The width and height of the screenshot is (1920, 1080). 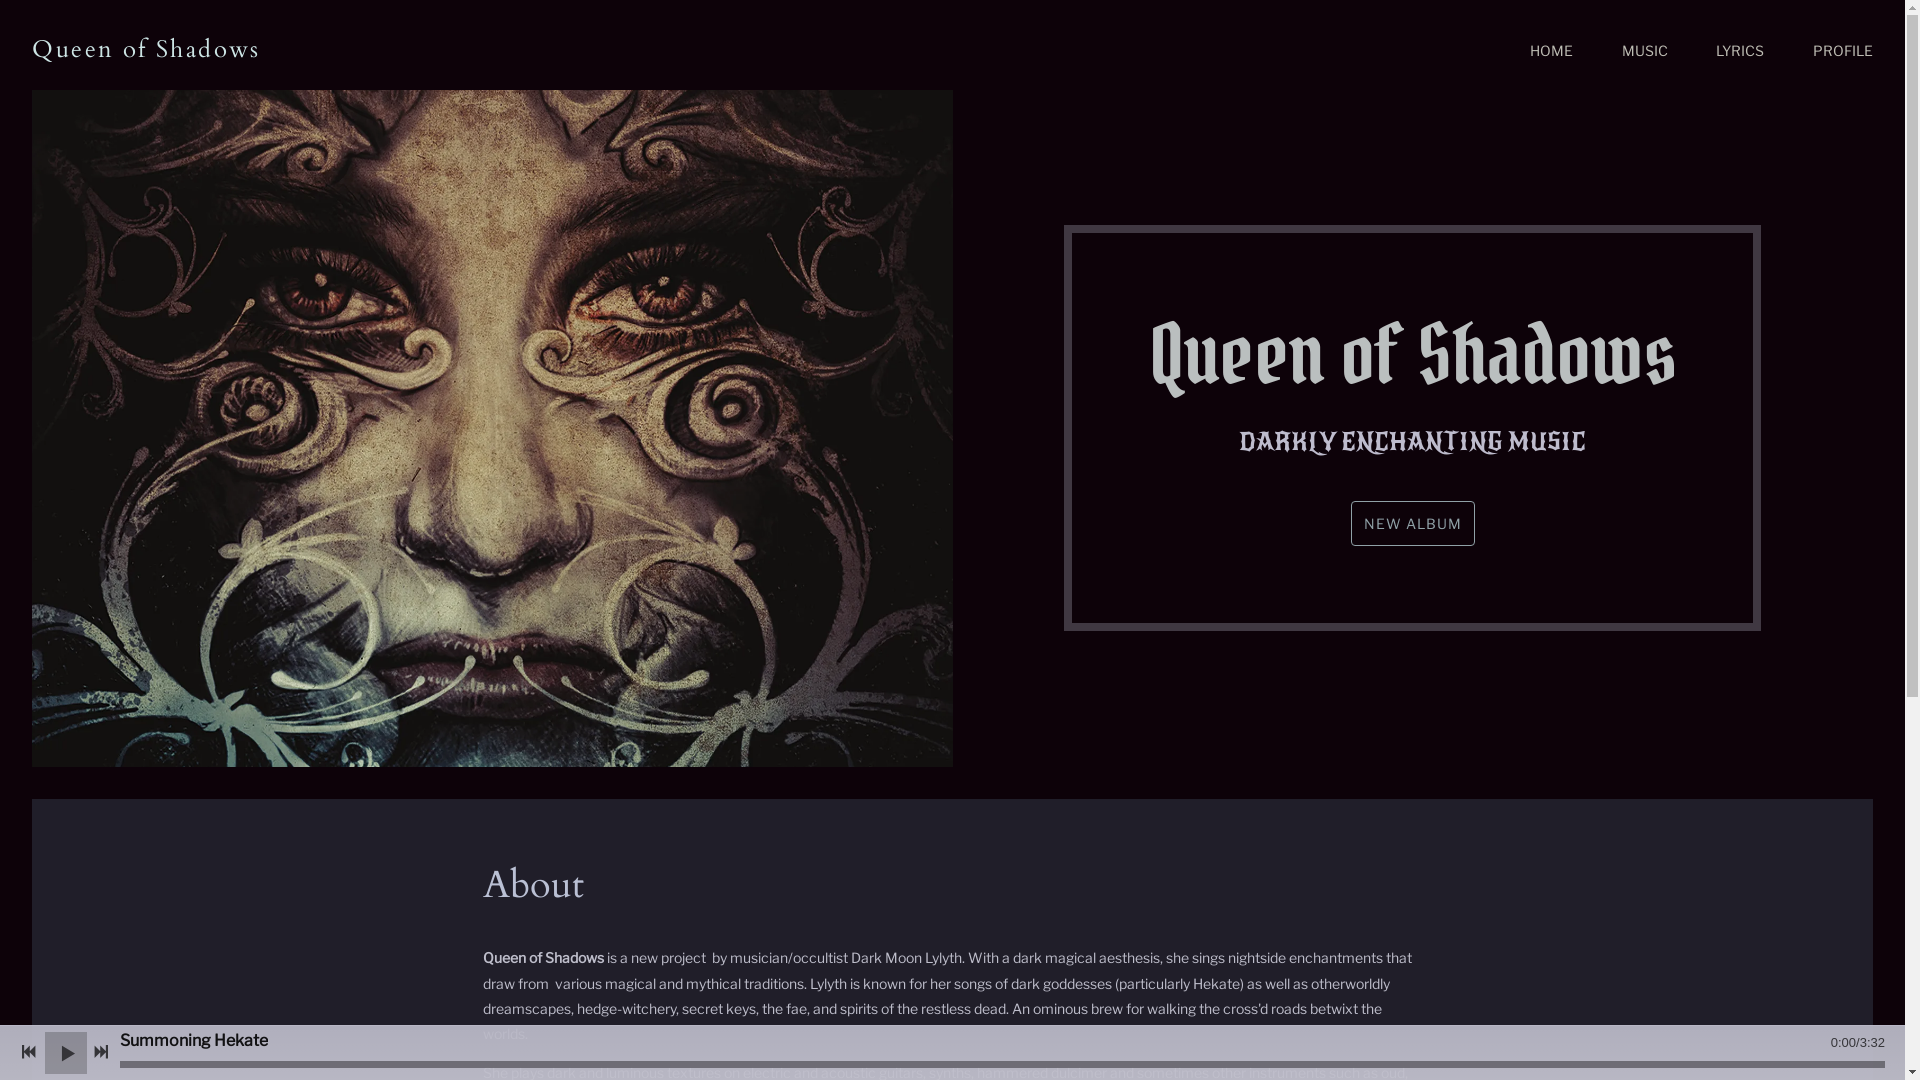 I want to click on 'Previous track', so click(x=28, y=1051).